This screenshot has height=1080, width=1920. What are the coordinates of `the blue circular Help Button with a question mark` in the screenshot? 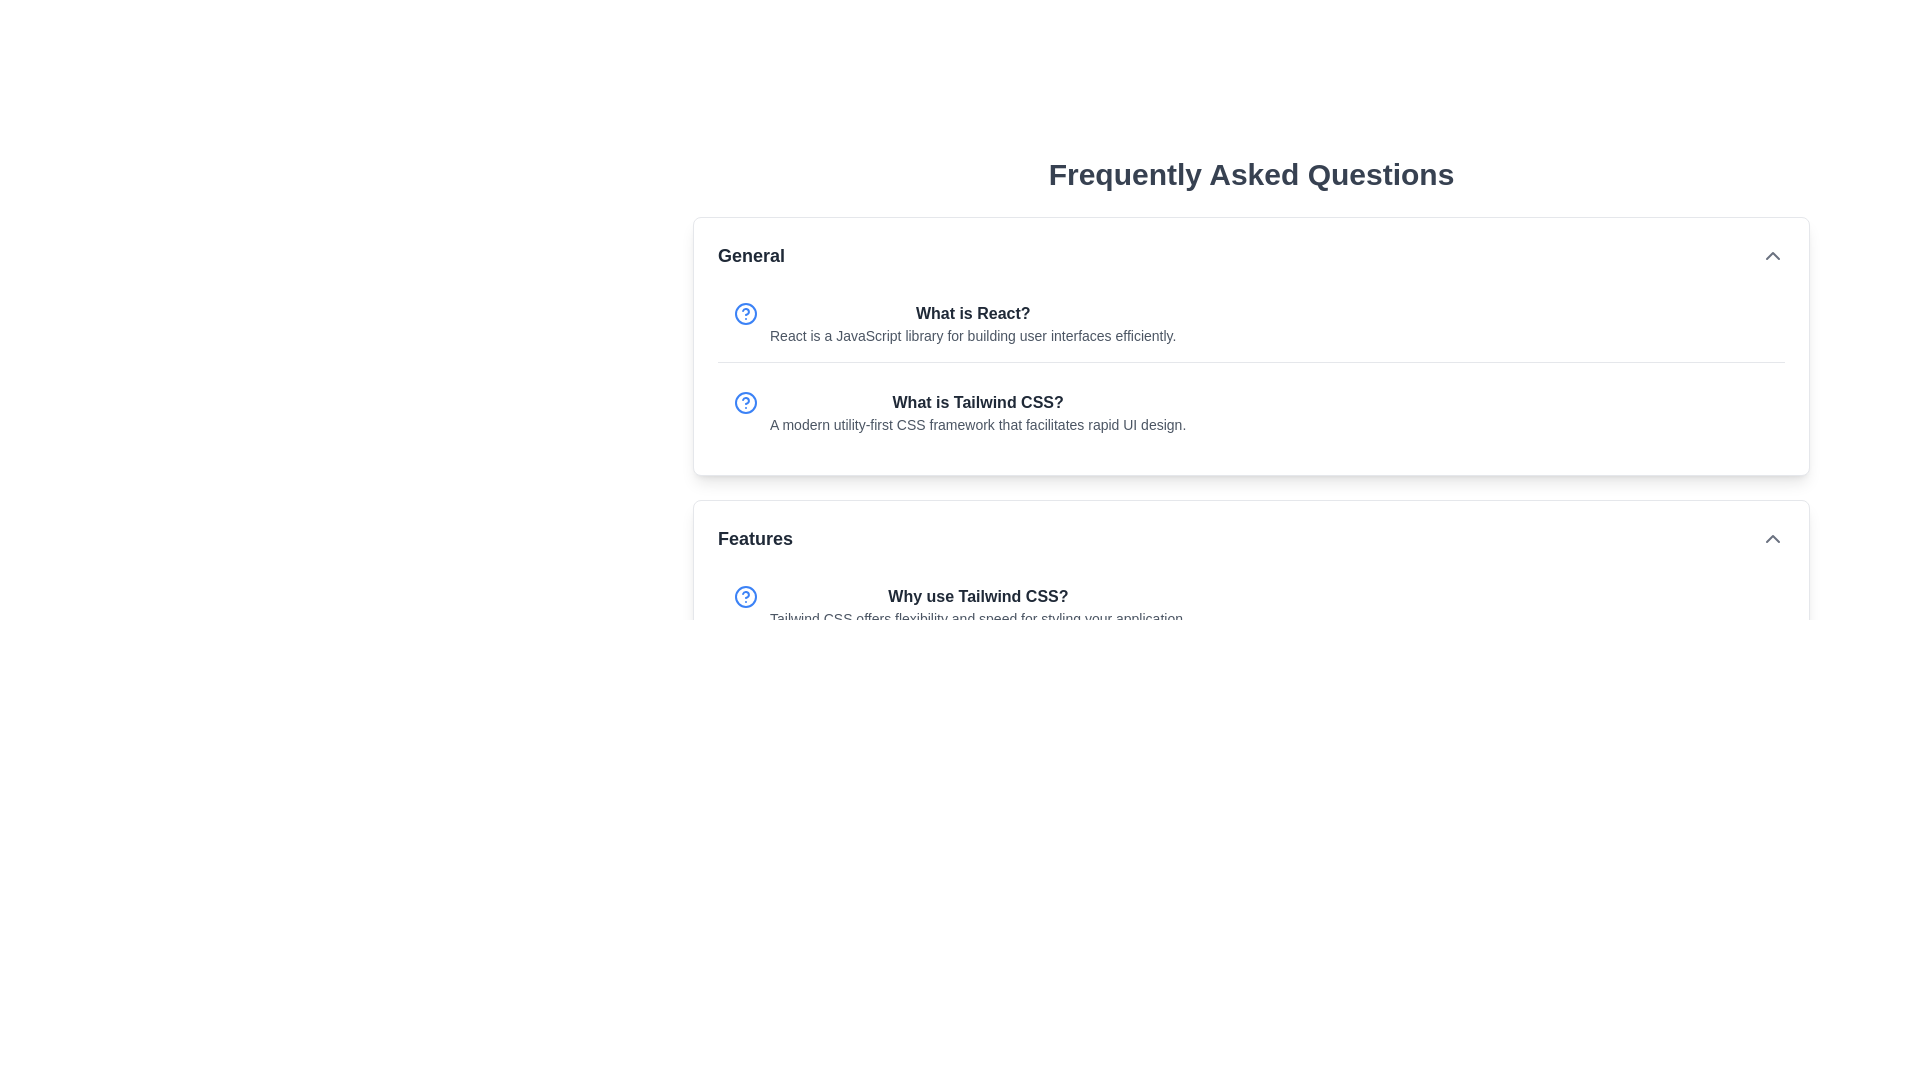 It's located at (744, 402).